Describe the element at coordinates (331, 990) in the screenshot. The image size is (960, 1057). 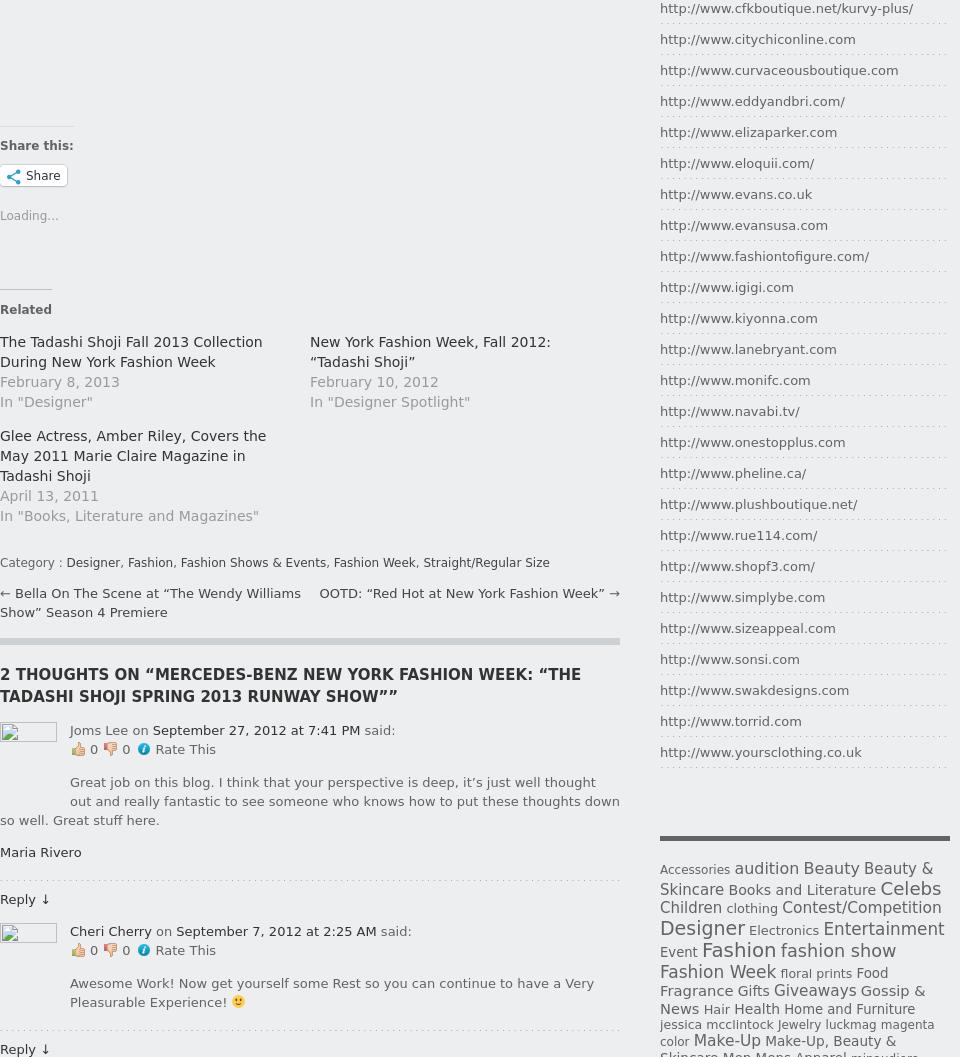
I see `'Awesome Work! Now get yourself some Rest so you can continue to have a Very Pleasurable Experience!'` at that location.